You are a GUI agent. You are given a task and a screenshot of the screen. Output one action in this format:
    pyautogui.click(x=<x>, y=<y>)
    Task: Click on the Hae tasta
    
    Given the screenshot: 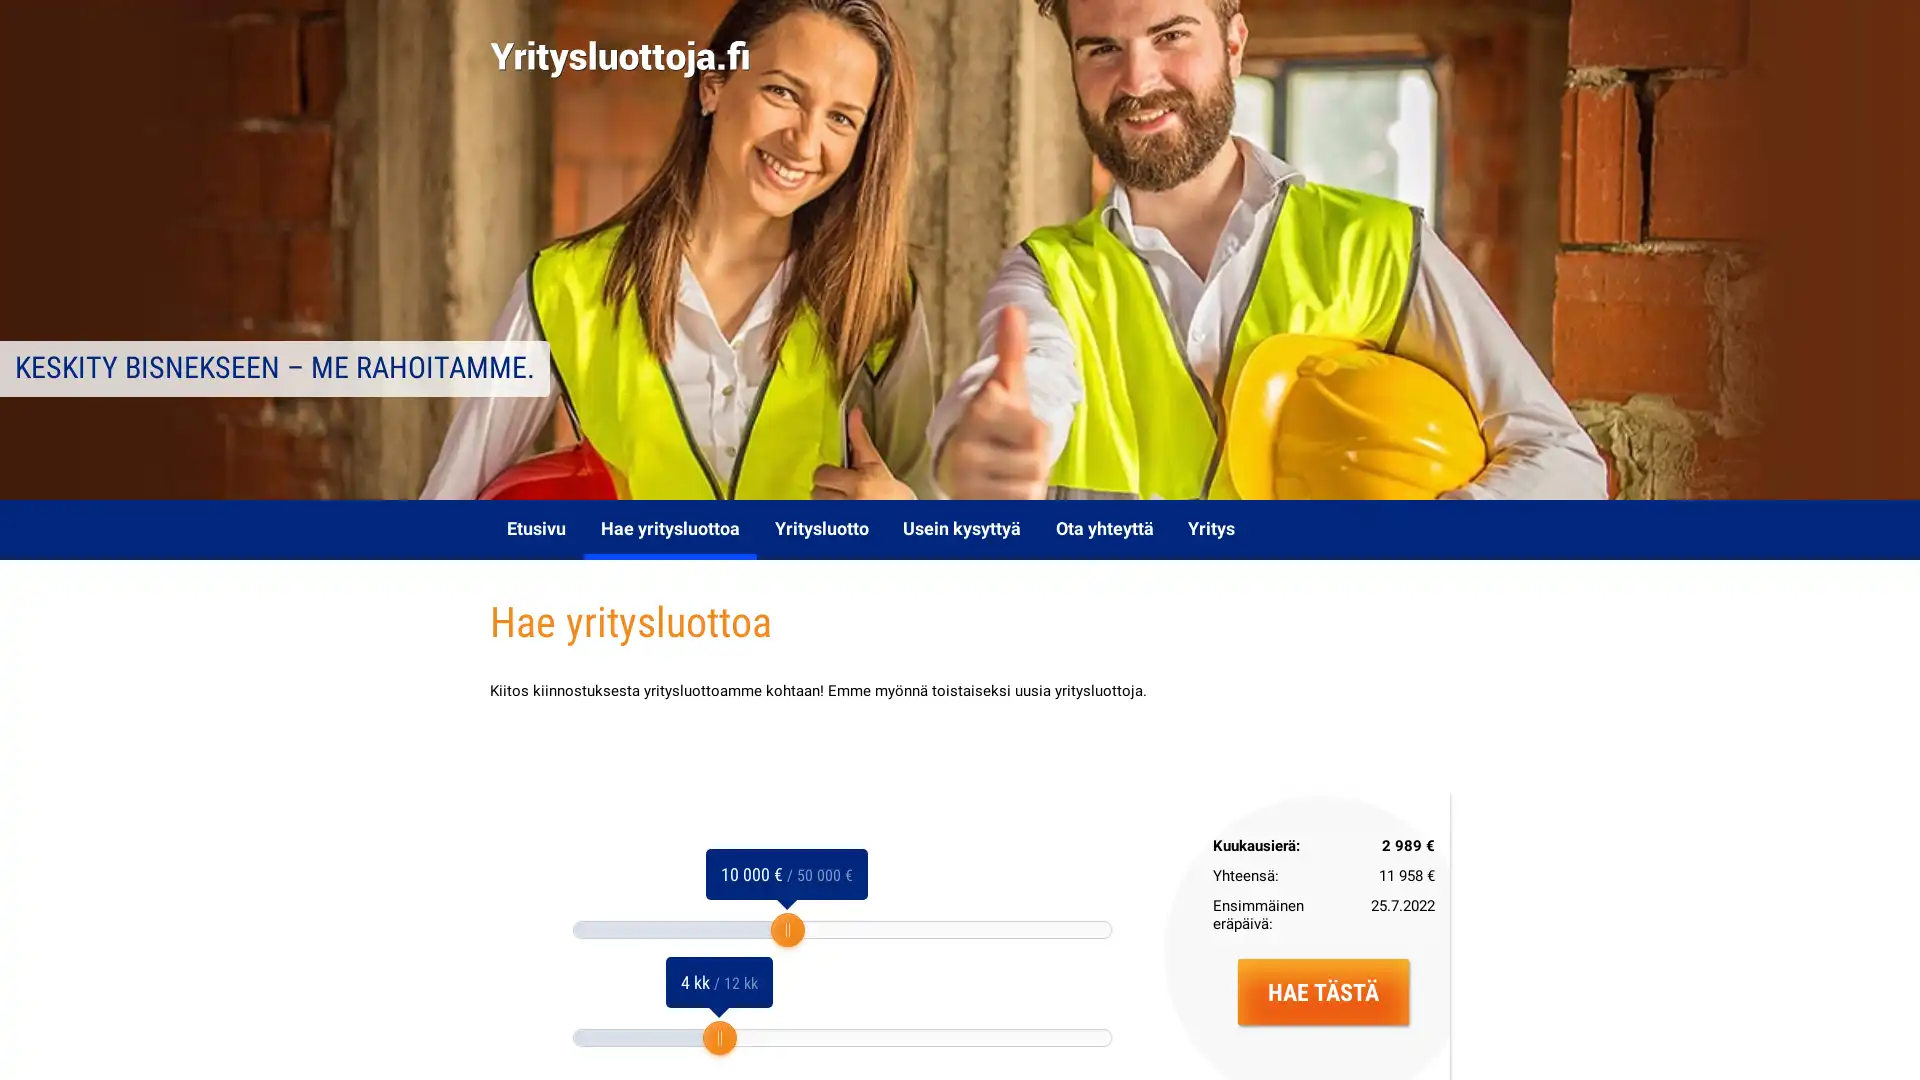 What is the action you would take?
    pyautogui.click(x=1323, y=991)
    